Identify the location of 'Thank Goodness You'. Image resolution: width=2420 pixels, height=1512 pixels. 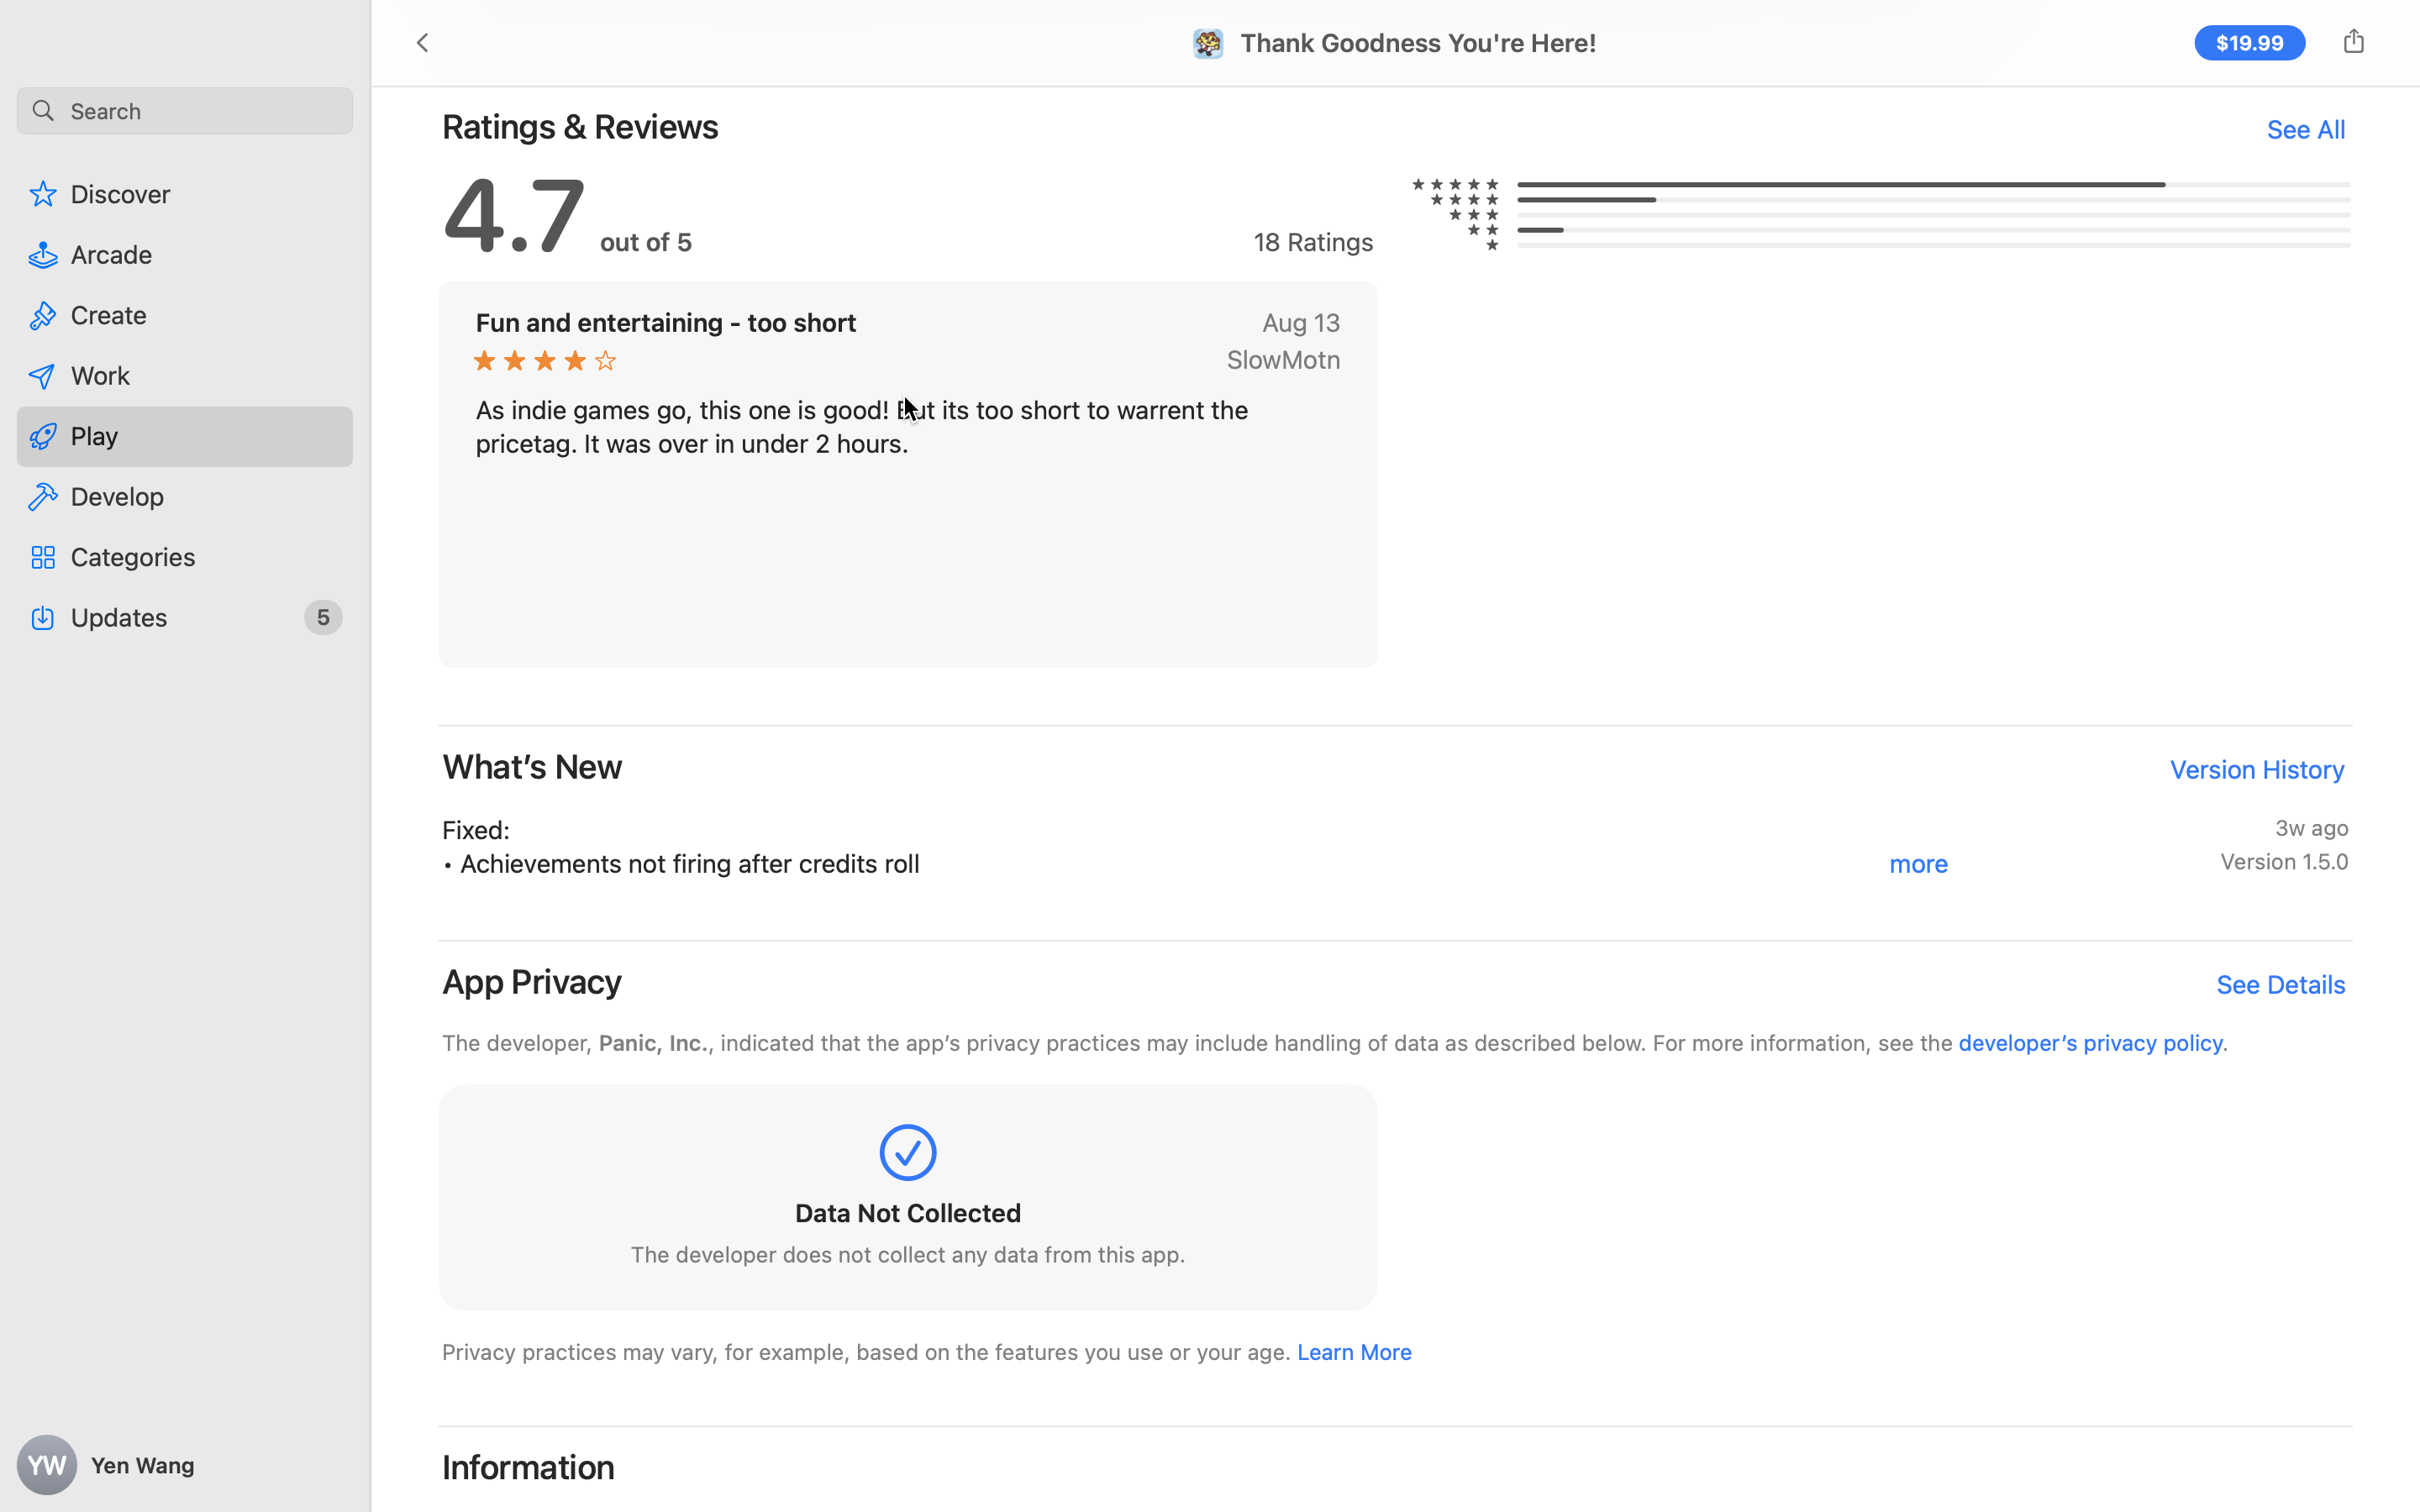
(1418, 41).